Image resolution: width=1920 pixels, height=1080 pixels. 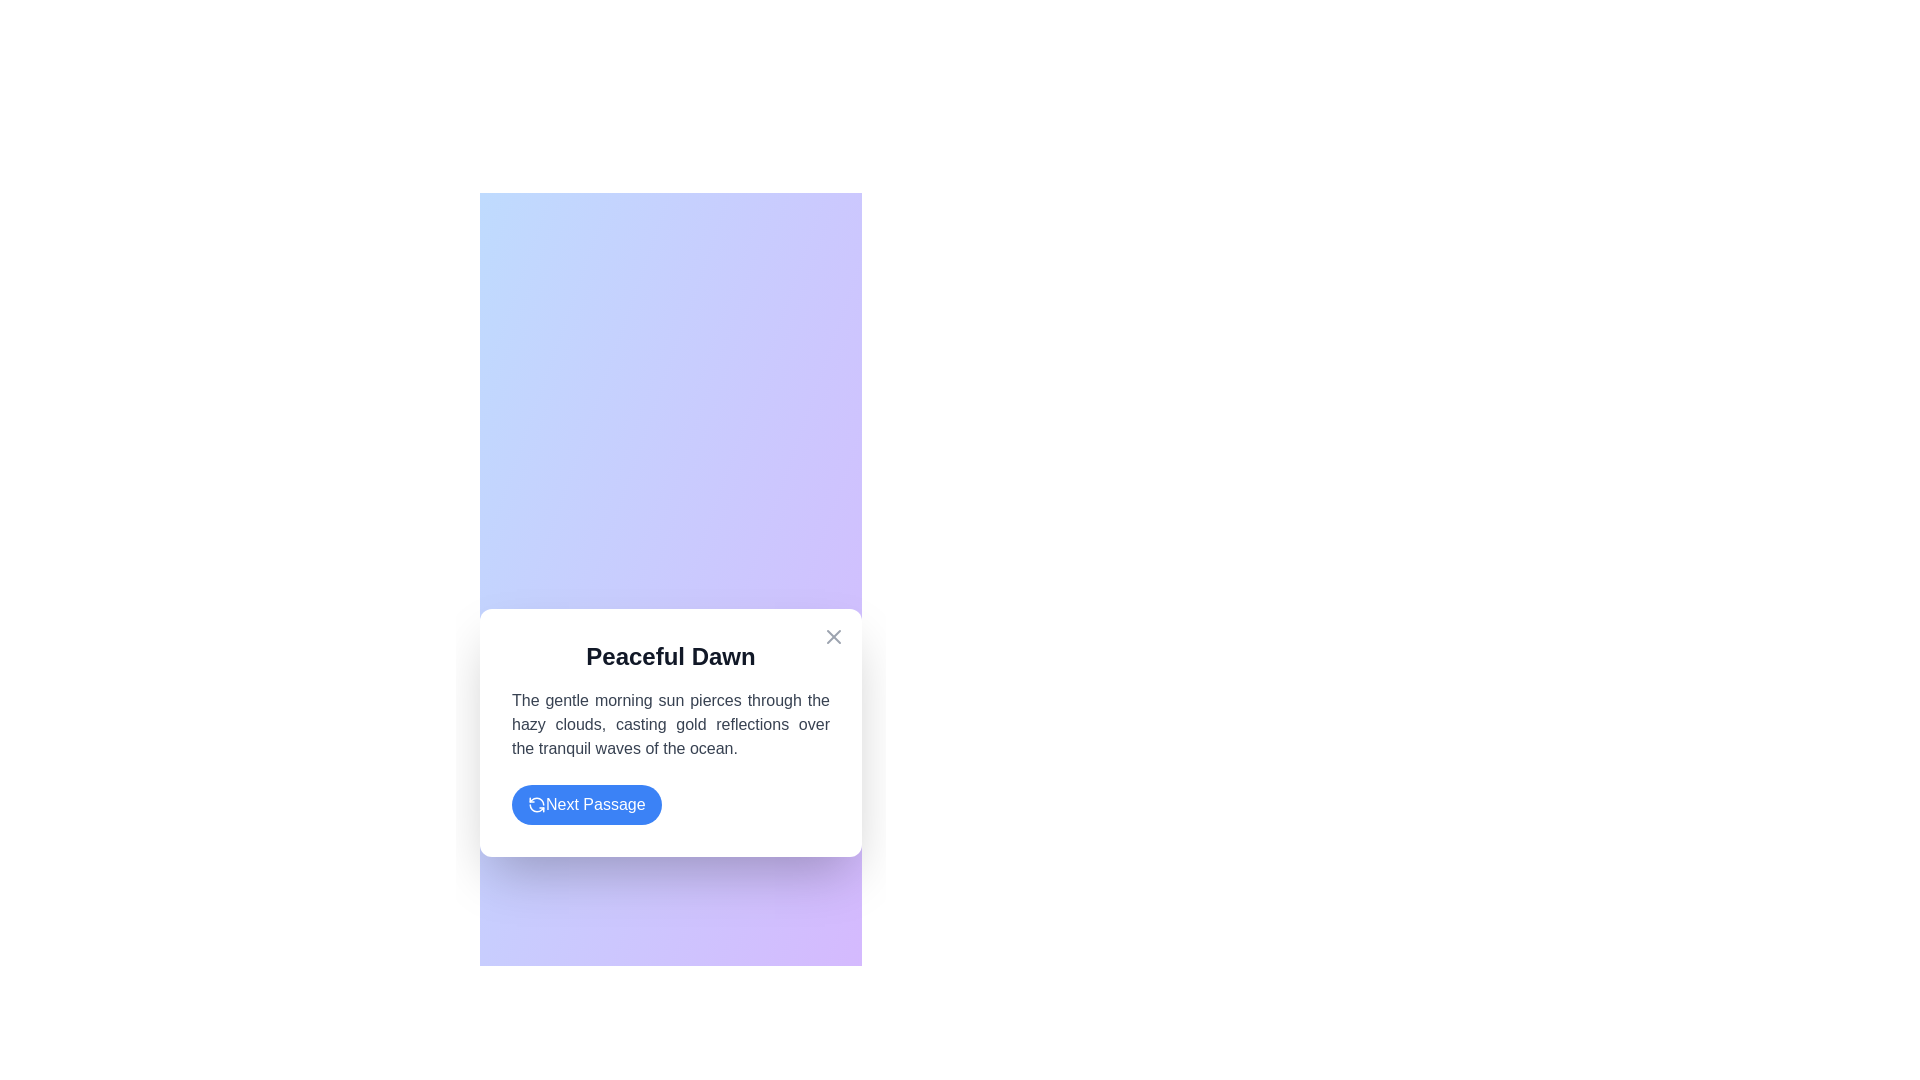 What do you see at coordinates (834, 636) in the screenshot?
I see `the close button to close the dialog box` at bounding box center [834, 636].